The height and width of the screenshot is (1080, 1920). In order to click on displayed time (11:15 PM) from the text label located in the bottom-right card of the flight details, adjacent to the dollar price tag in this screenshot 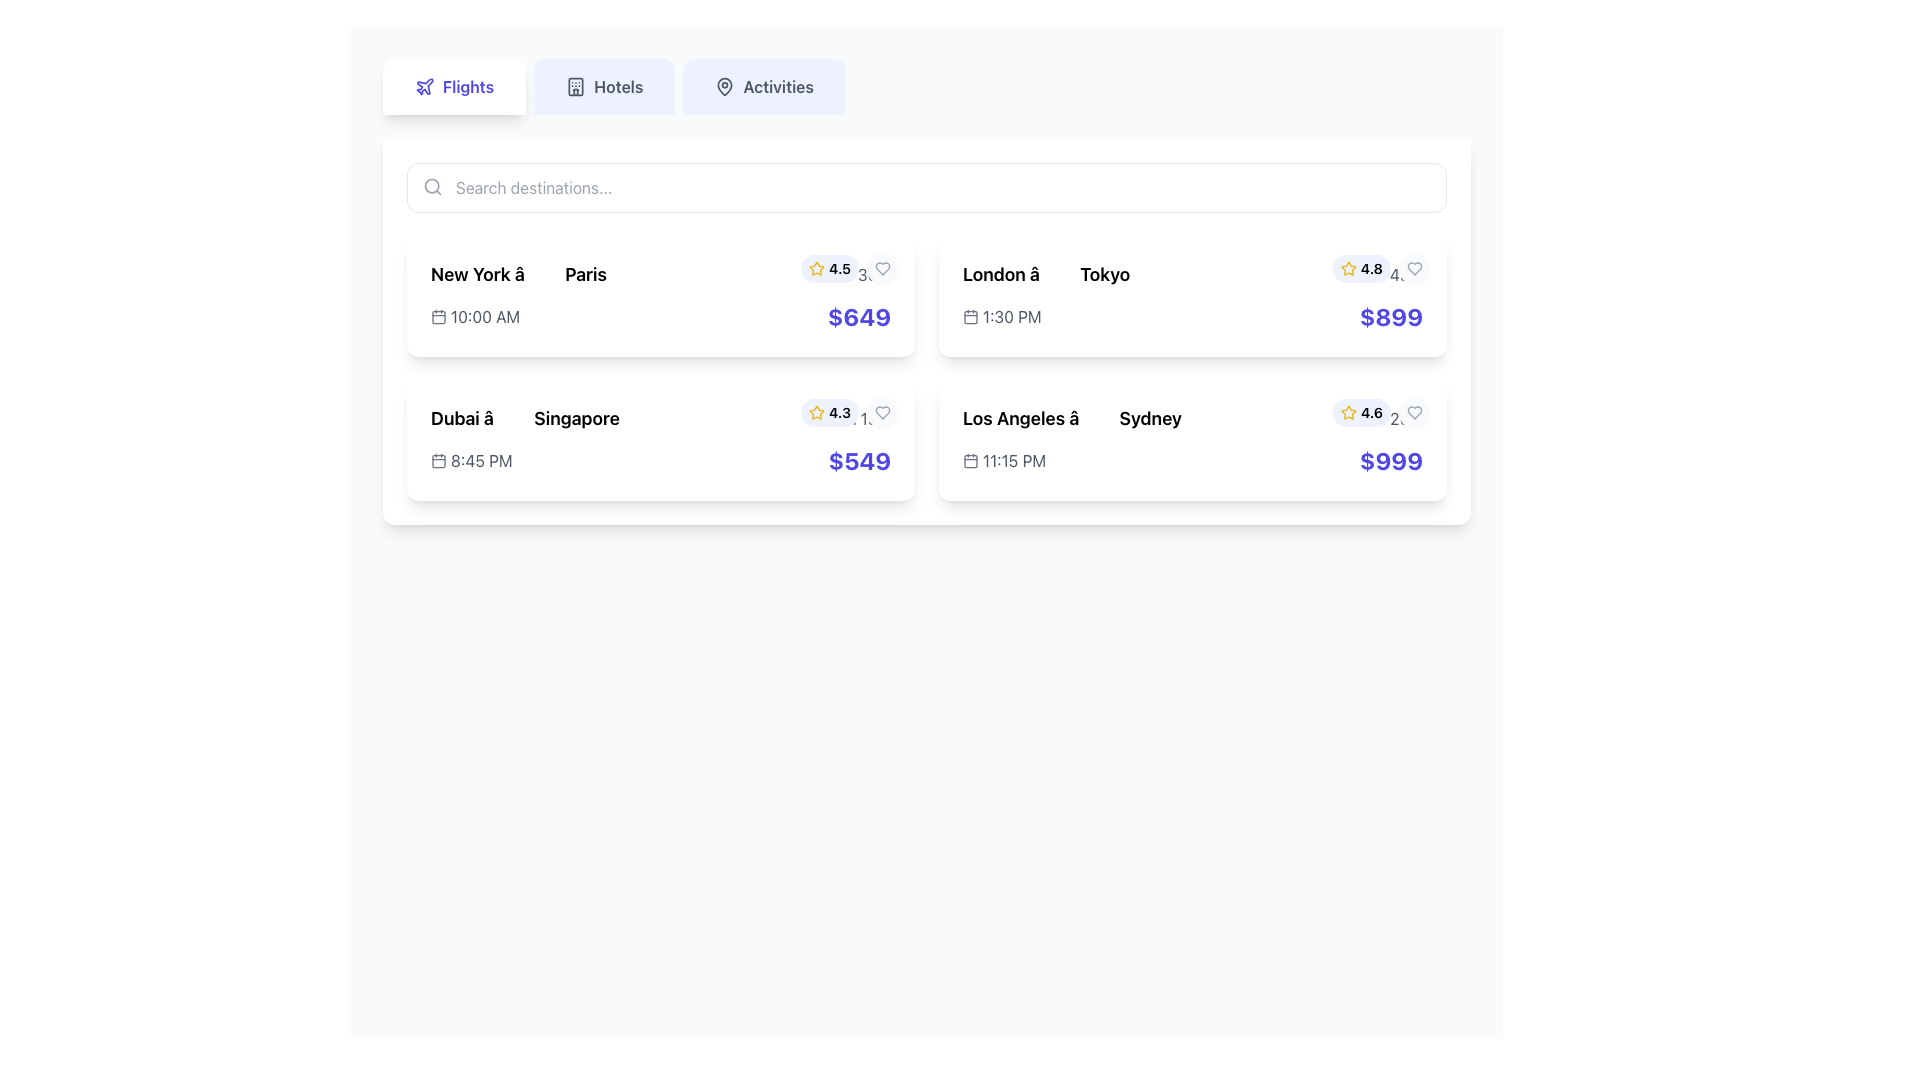, I will do `click(1014, 461)`.